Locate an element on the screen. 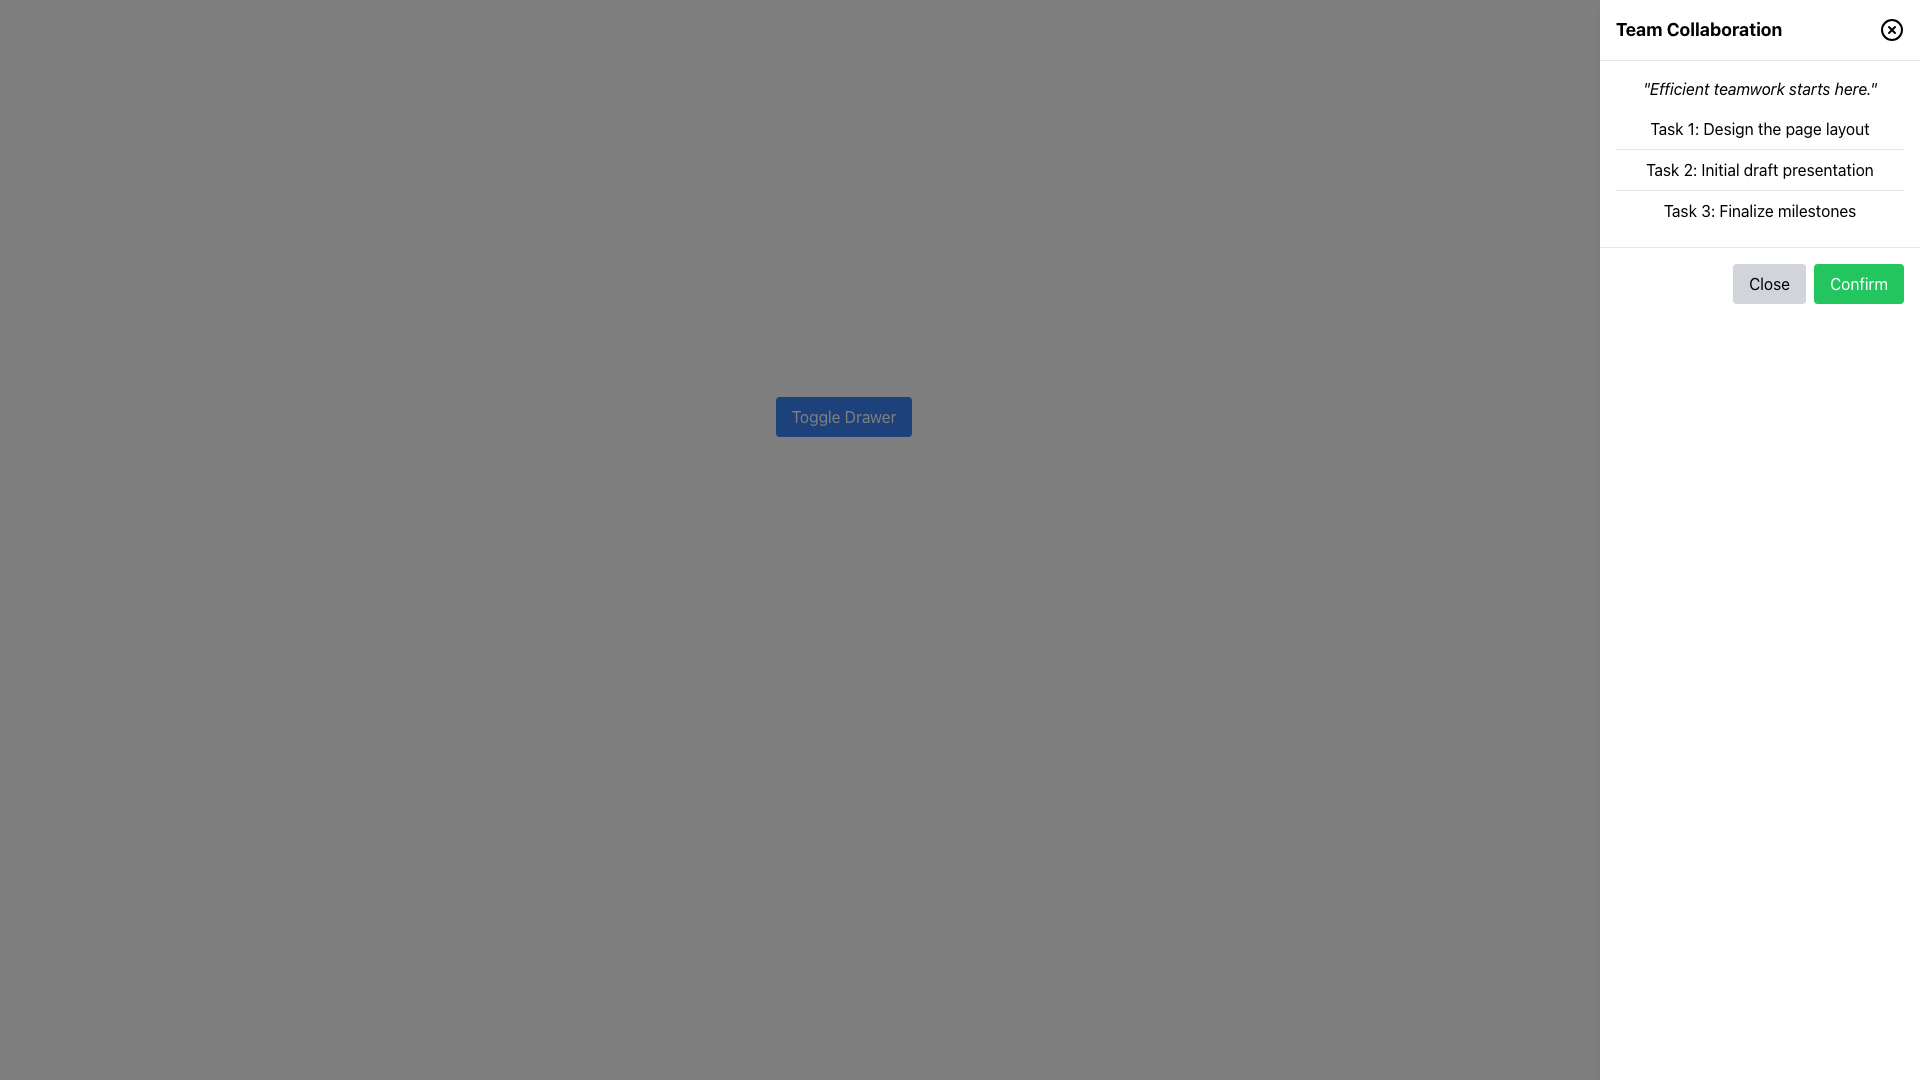 Image resolution: width=1920 pixels, height=1080 pixels. the blue 'Toggle Drawer' button with white text is located at coordinates (844, 415).